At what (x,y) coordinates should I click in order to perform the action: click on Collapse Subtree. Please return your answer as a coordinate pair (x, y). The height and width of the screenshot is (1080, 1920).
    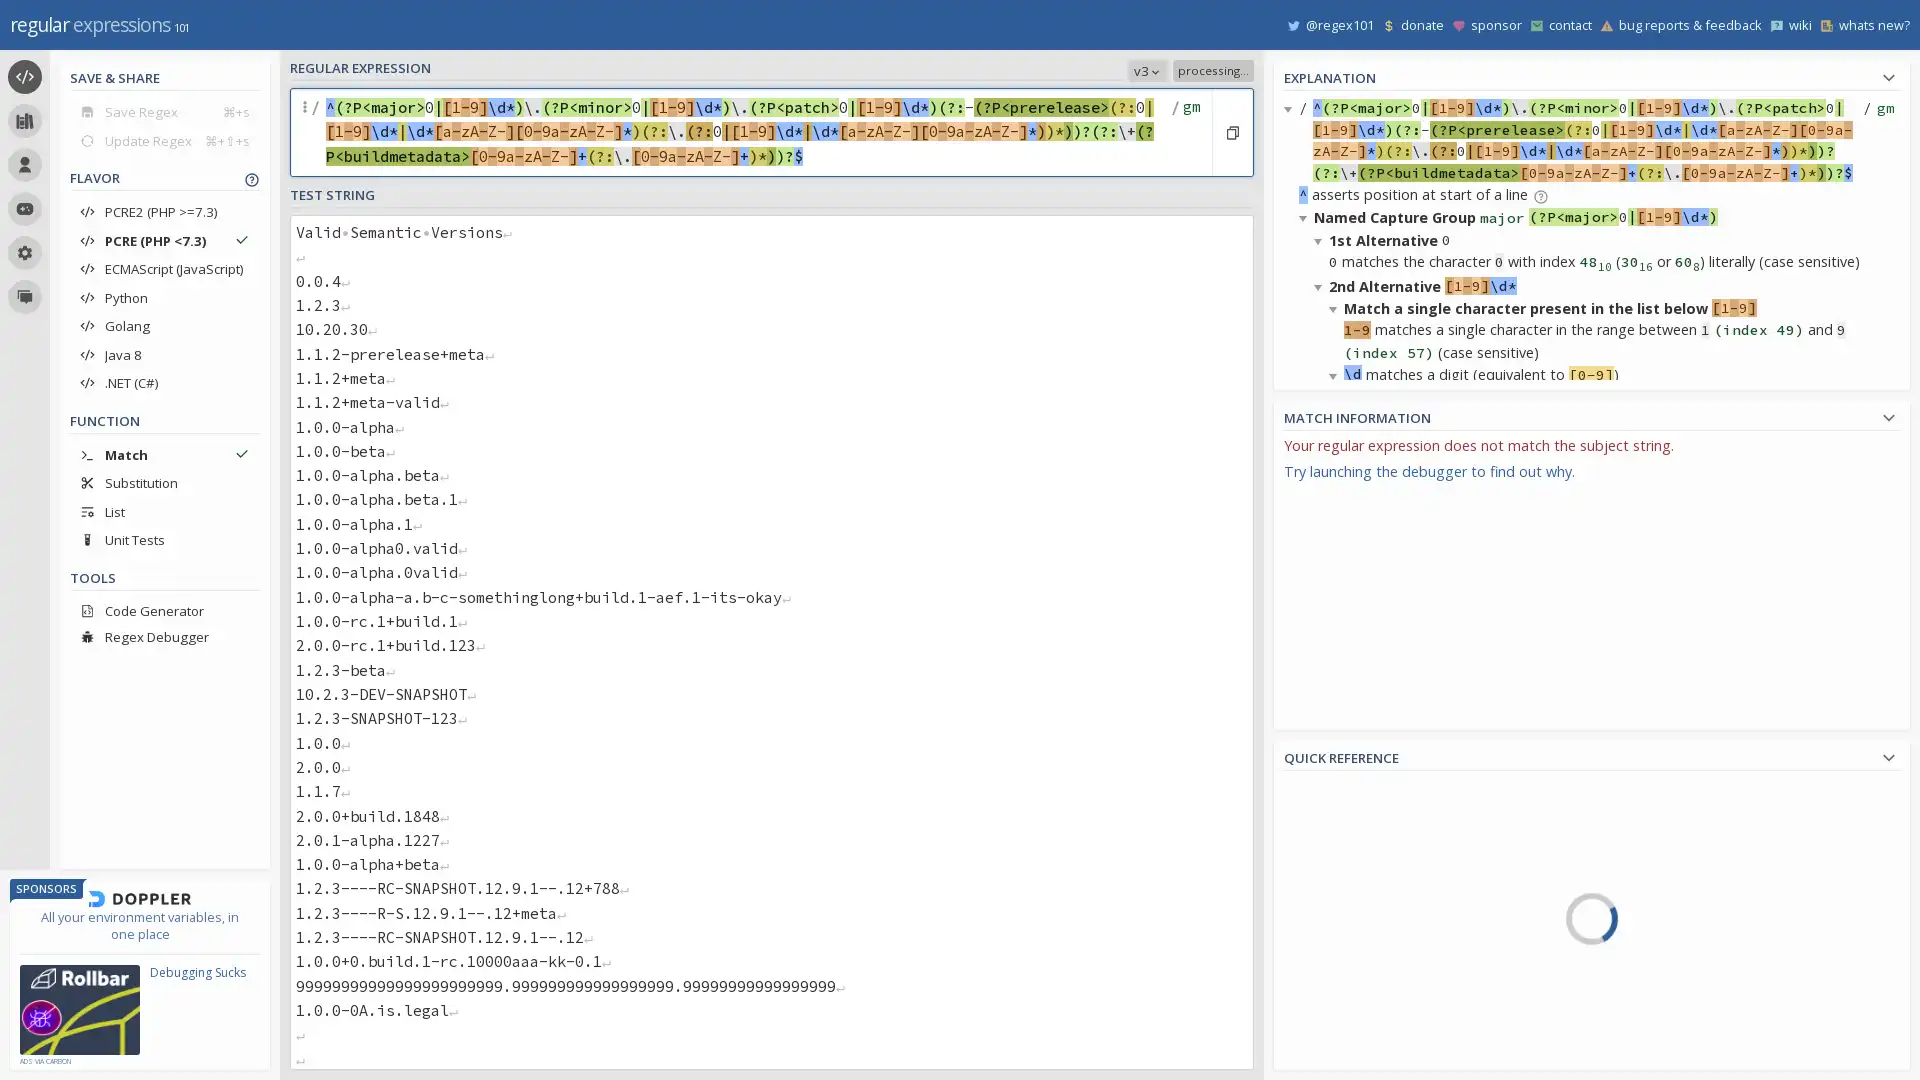
    Looking at the image, I should click on (1336, 374).